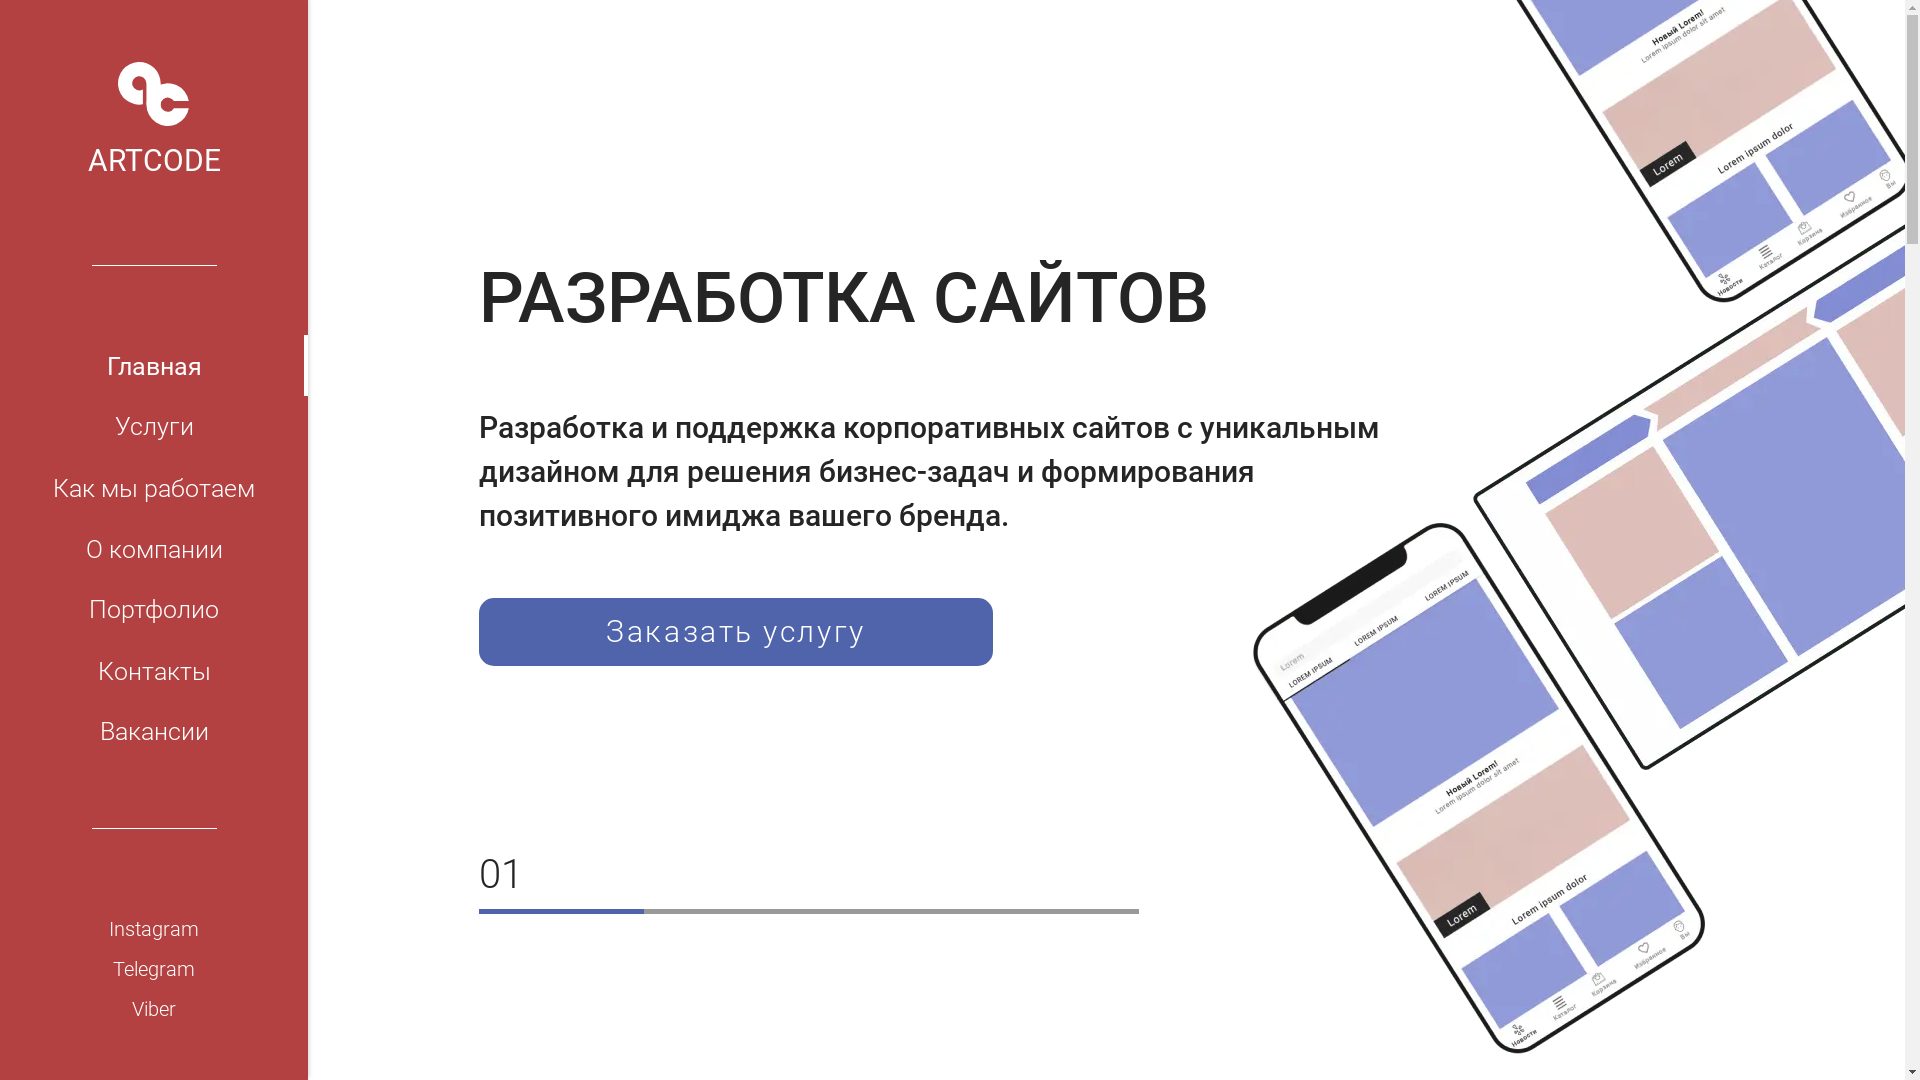 The height and width of the screenshot is (1080, 1920). I want to click on 'Instagram', so click(152, 929).